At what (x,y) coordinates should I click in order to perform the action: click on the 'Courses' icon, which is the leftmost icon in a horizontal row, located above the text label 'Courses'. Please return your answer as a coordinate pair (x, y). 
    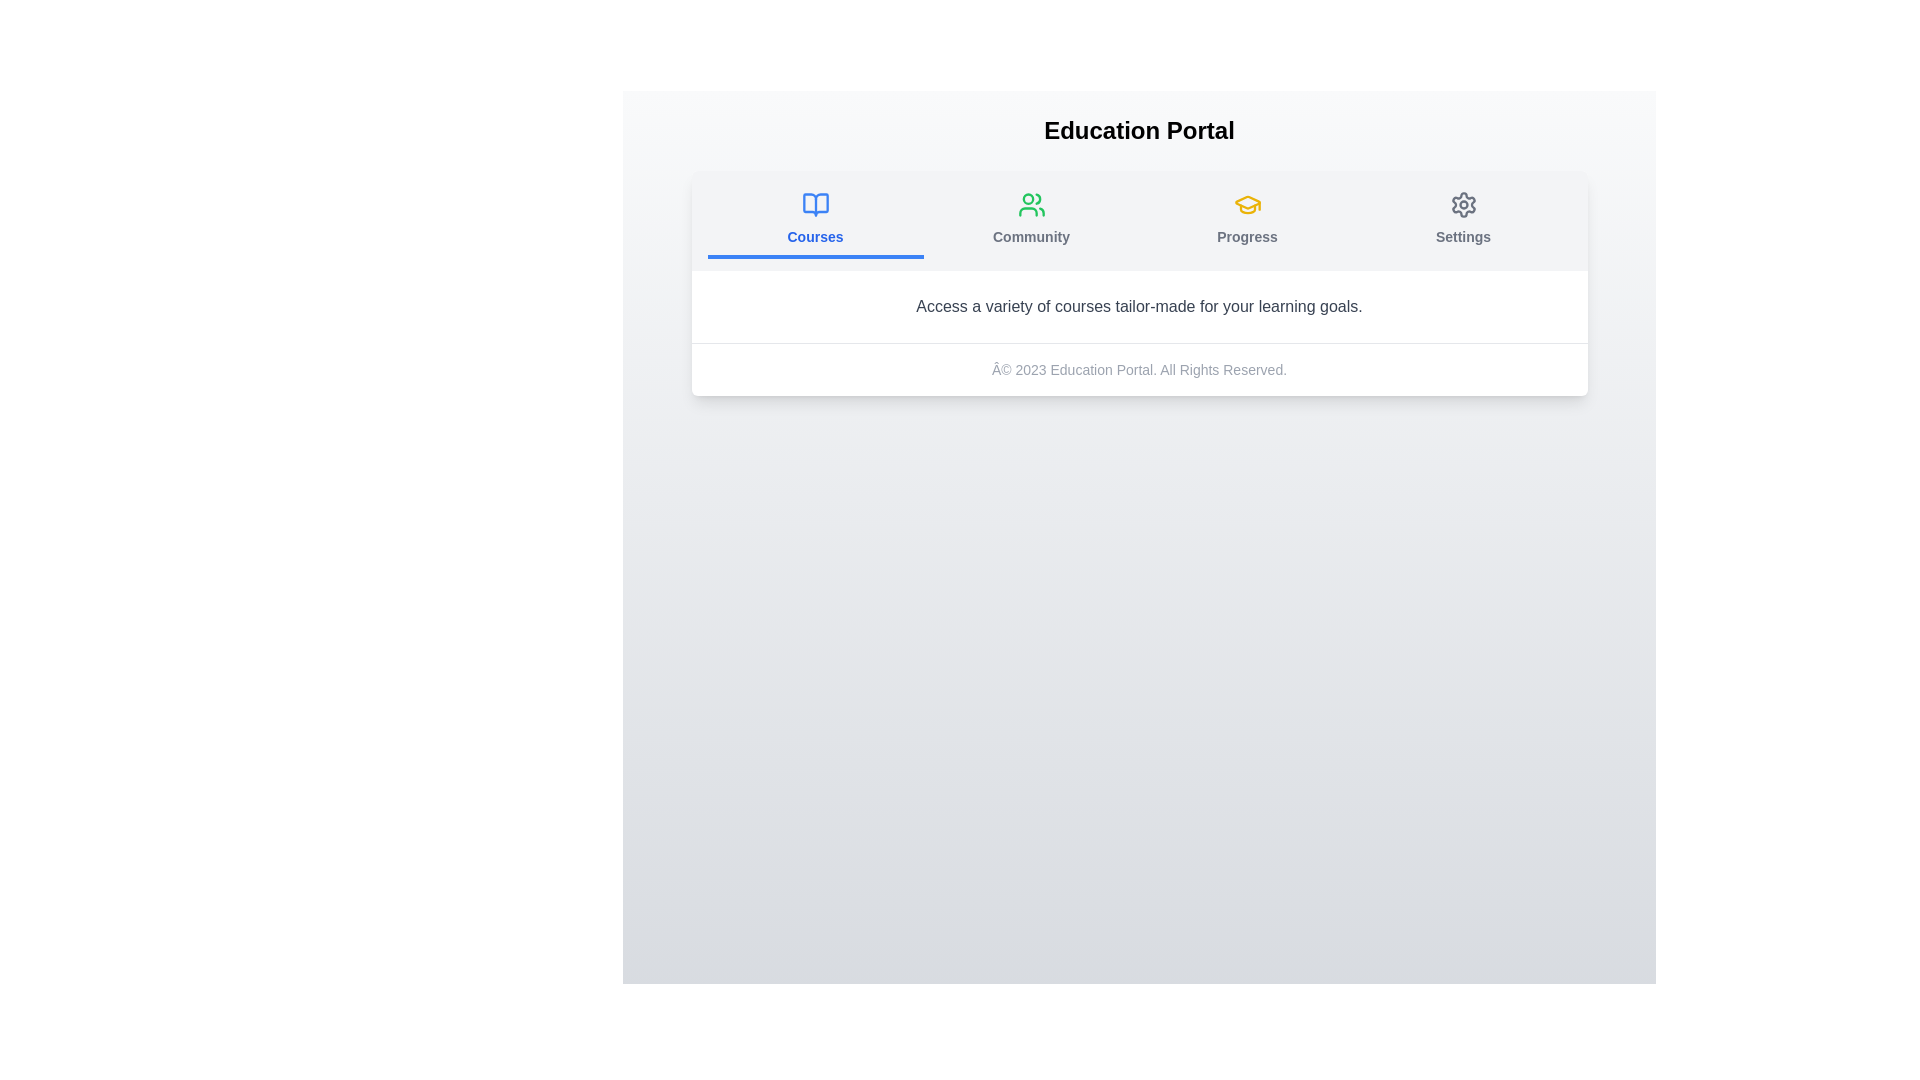
    Looking at the image, I should click on (815, 204).